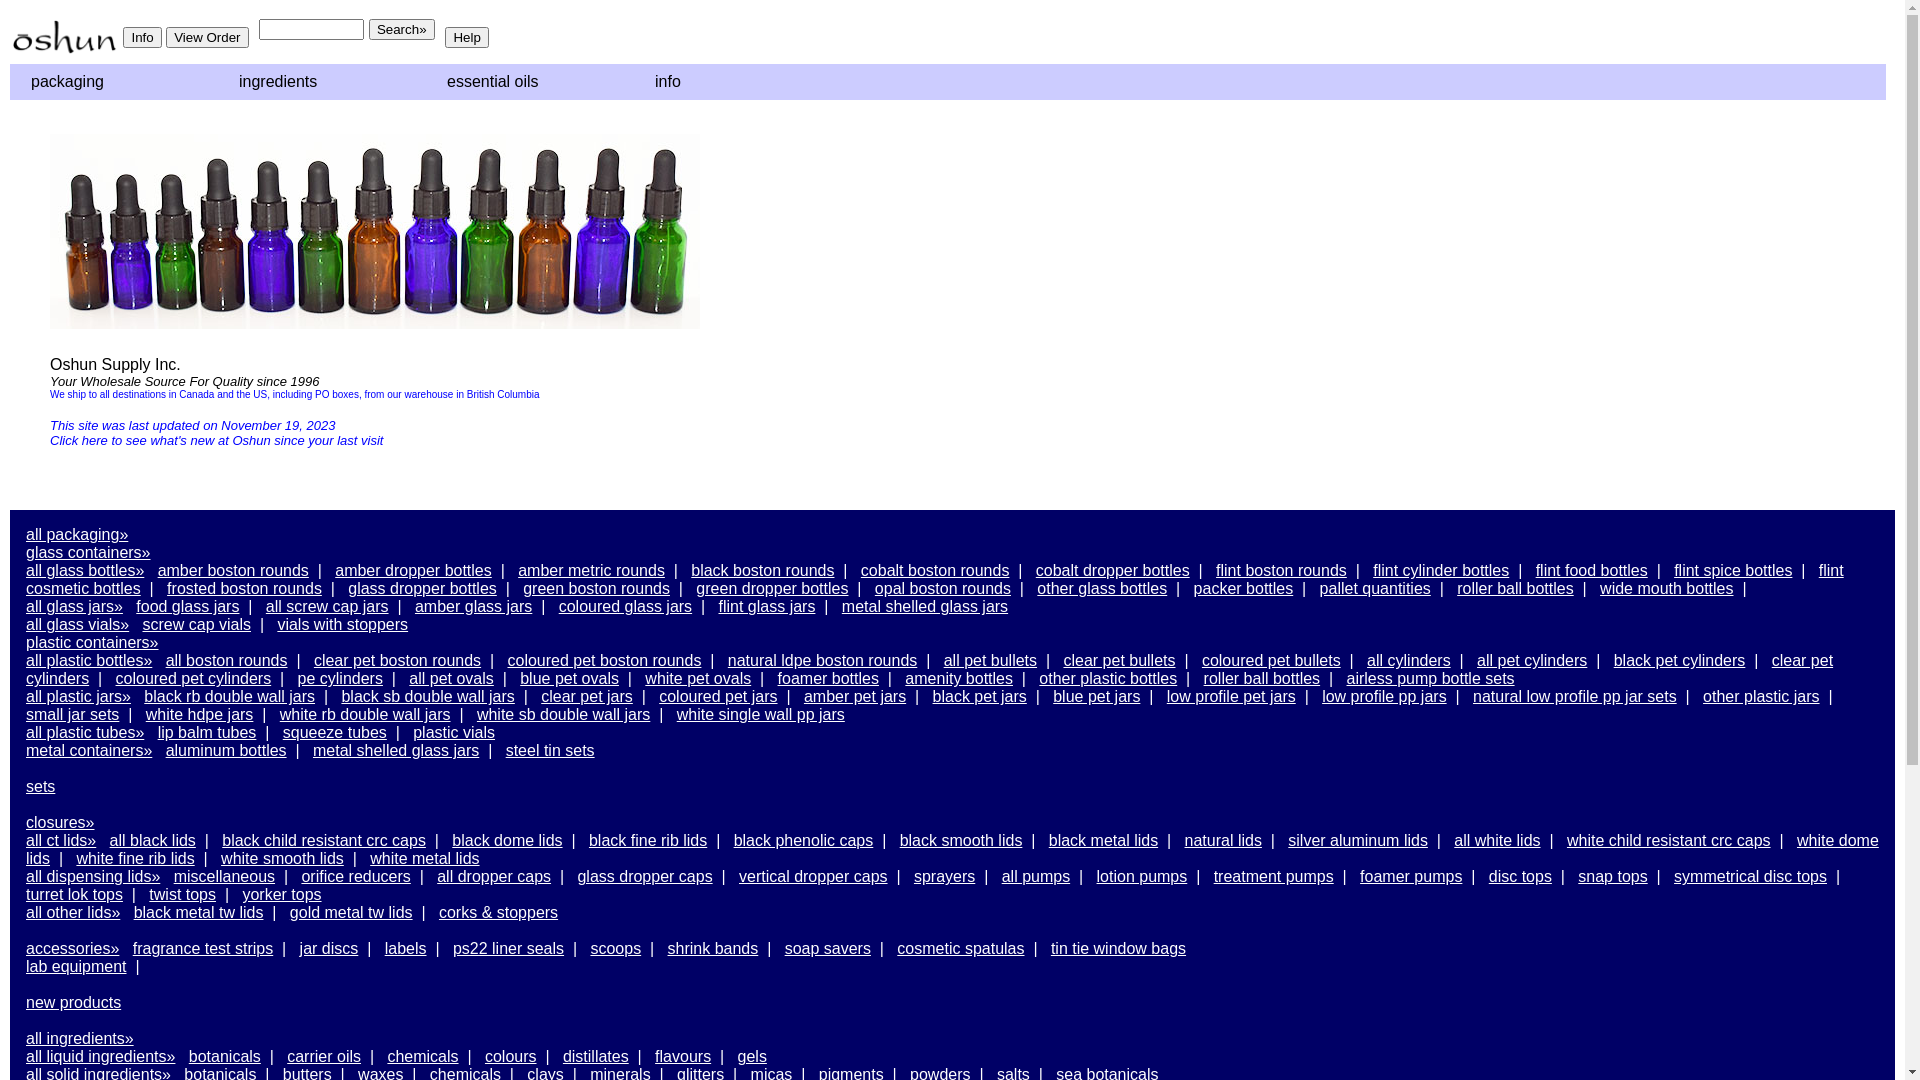 The image size is (1920, 1080). I want to click on 'soap savers', so click(828, 947).